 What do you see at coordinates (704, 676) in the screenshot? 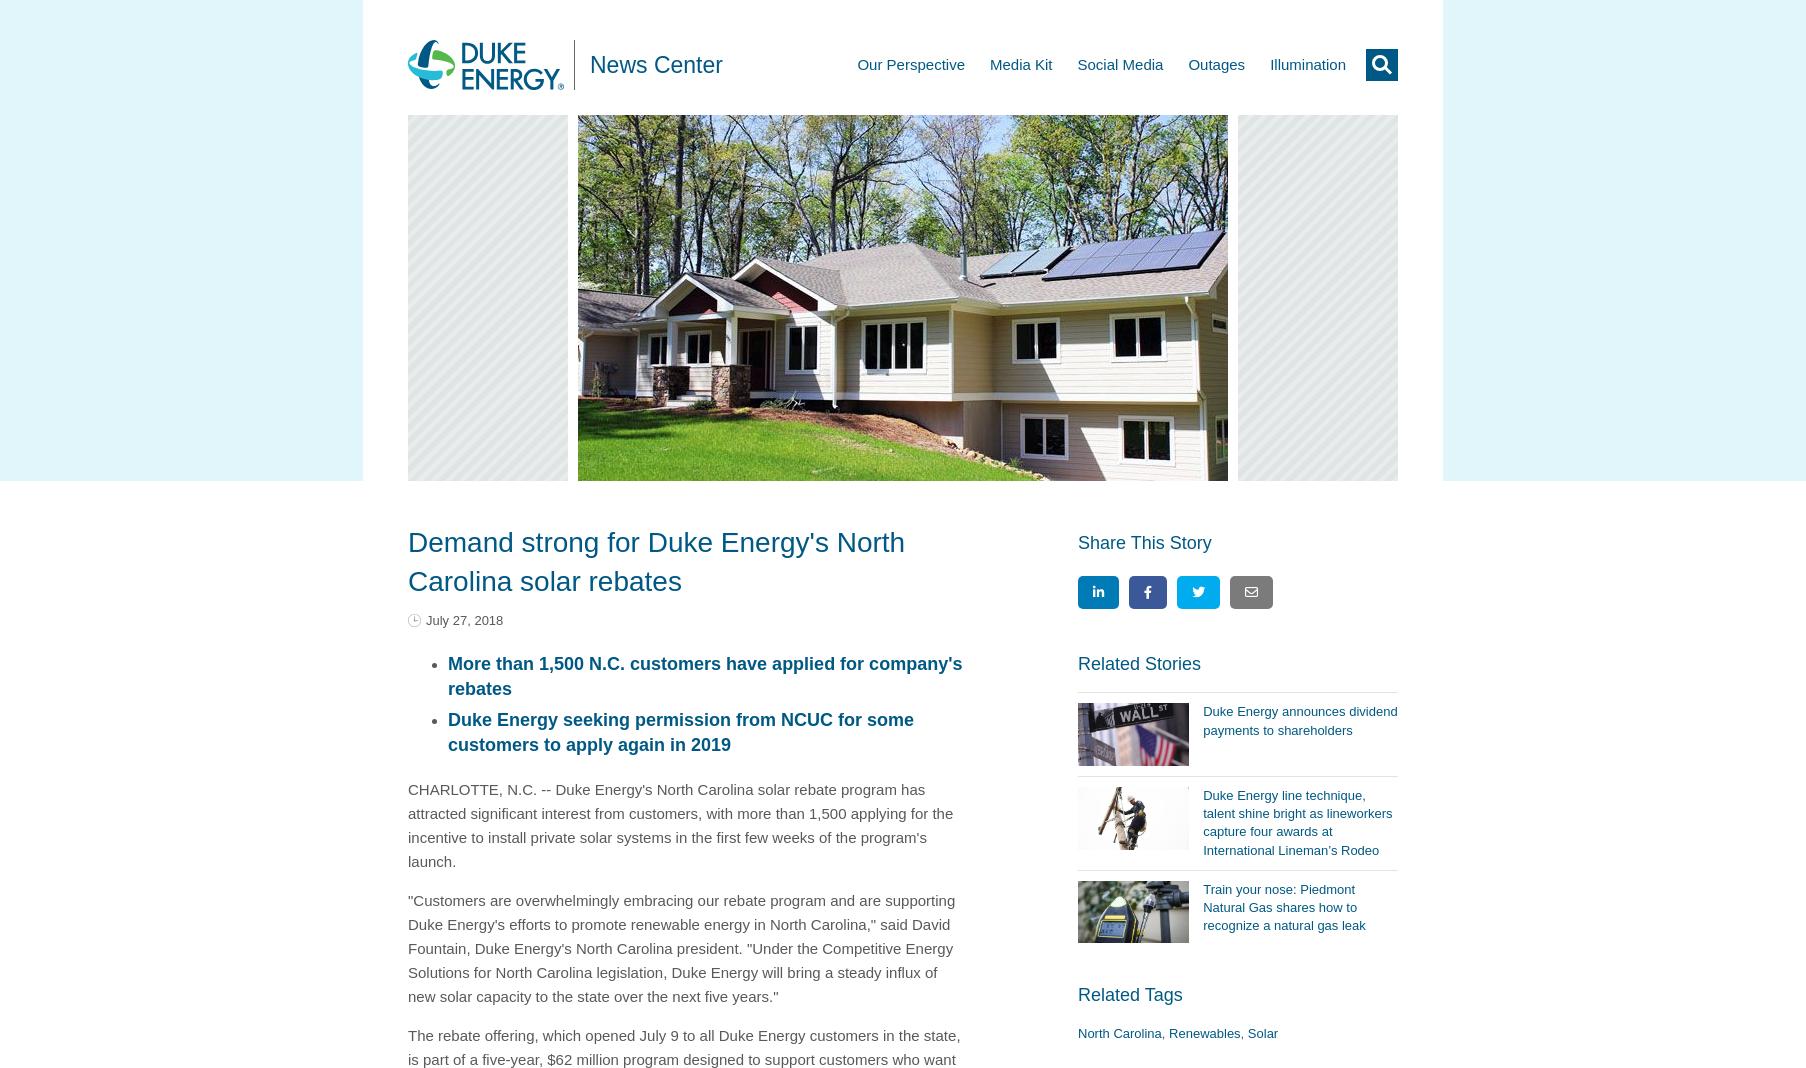
I see `'More than 1,500 N.C. customers have applied for company's rebates'` at bounding box center [704, 676].